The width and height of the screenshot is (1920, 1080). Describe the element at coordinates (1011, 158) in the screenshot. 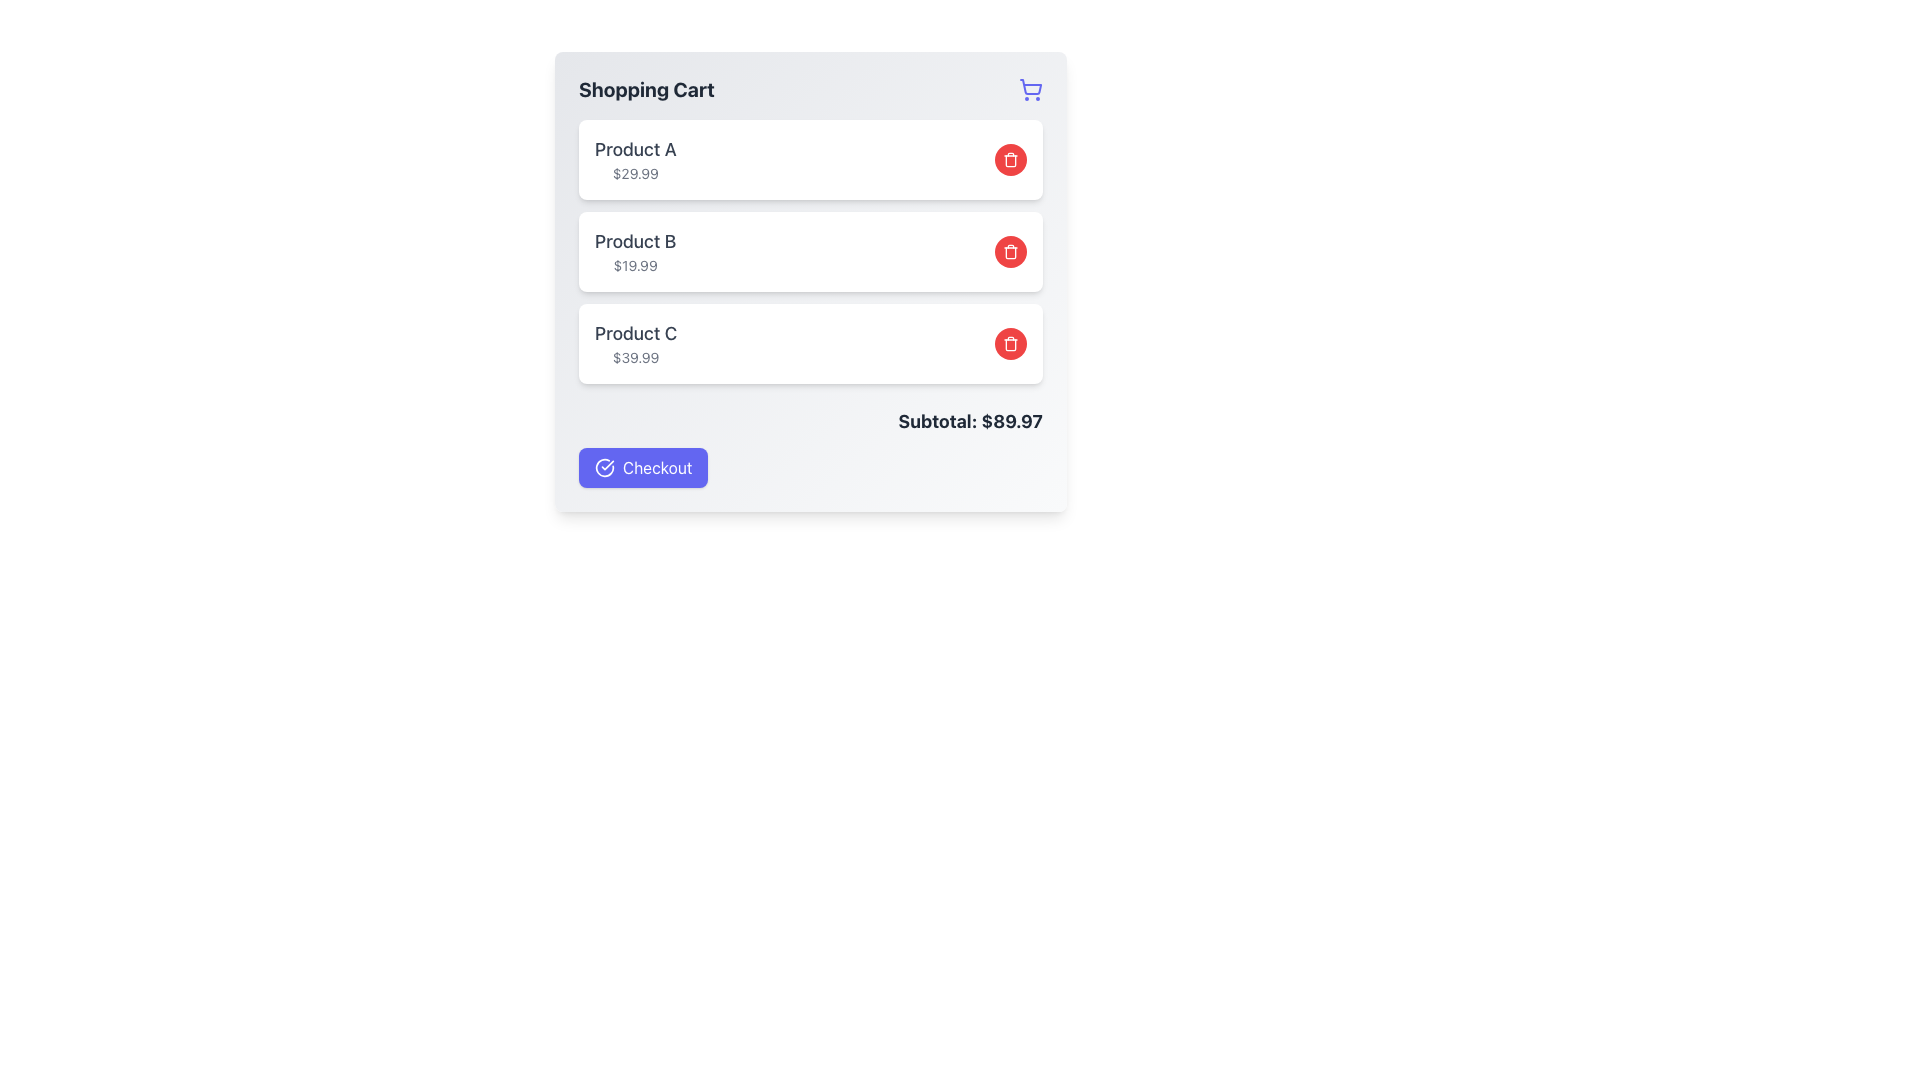

I see `the trash bin-shaped icon button with a red background located next to the product listing in the 'Product B' row, adjacent to the price` at that location.